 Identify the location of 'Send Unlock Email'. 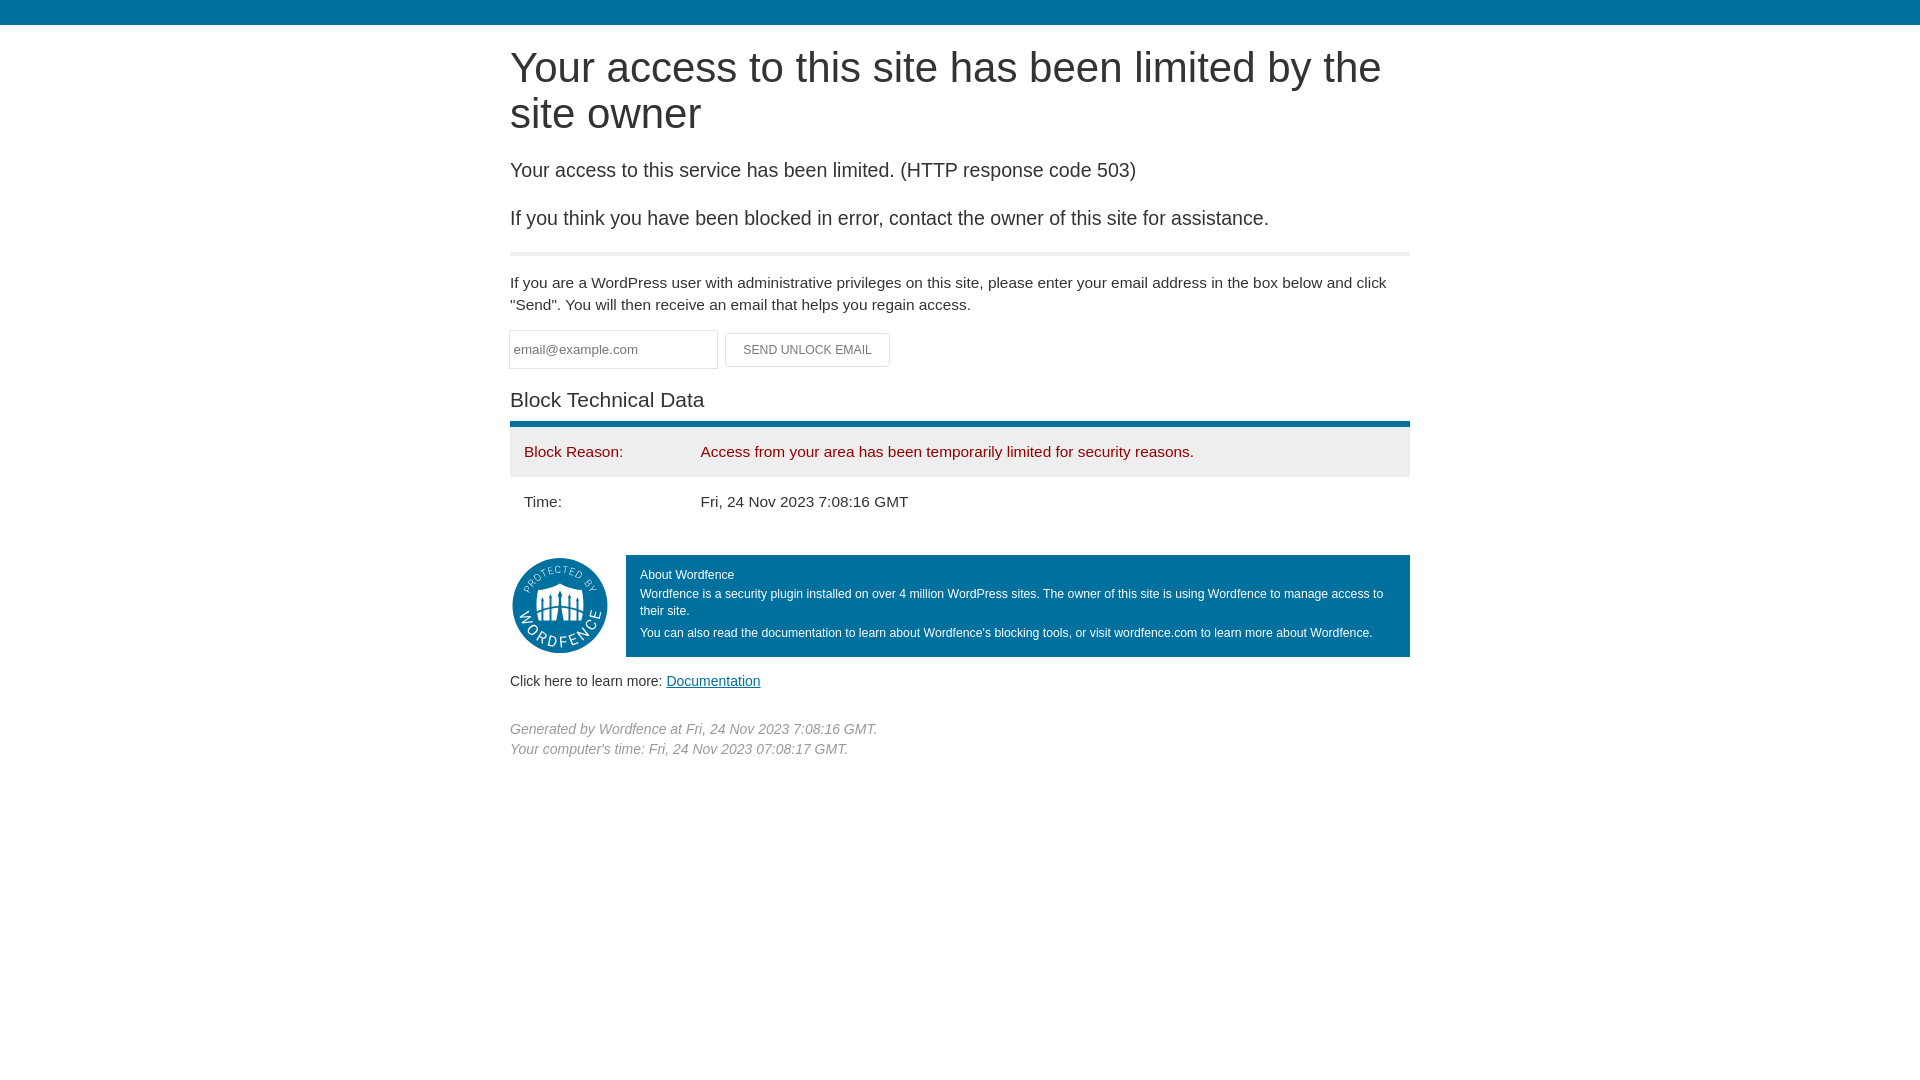
(807, 349).